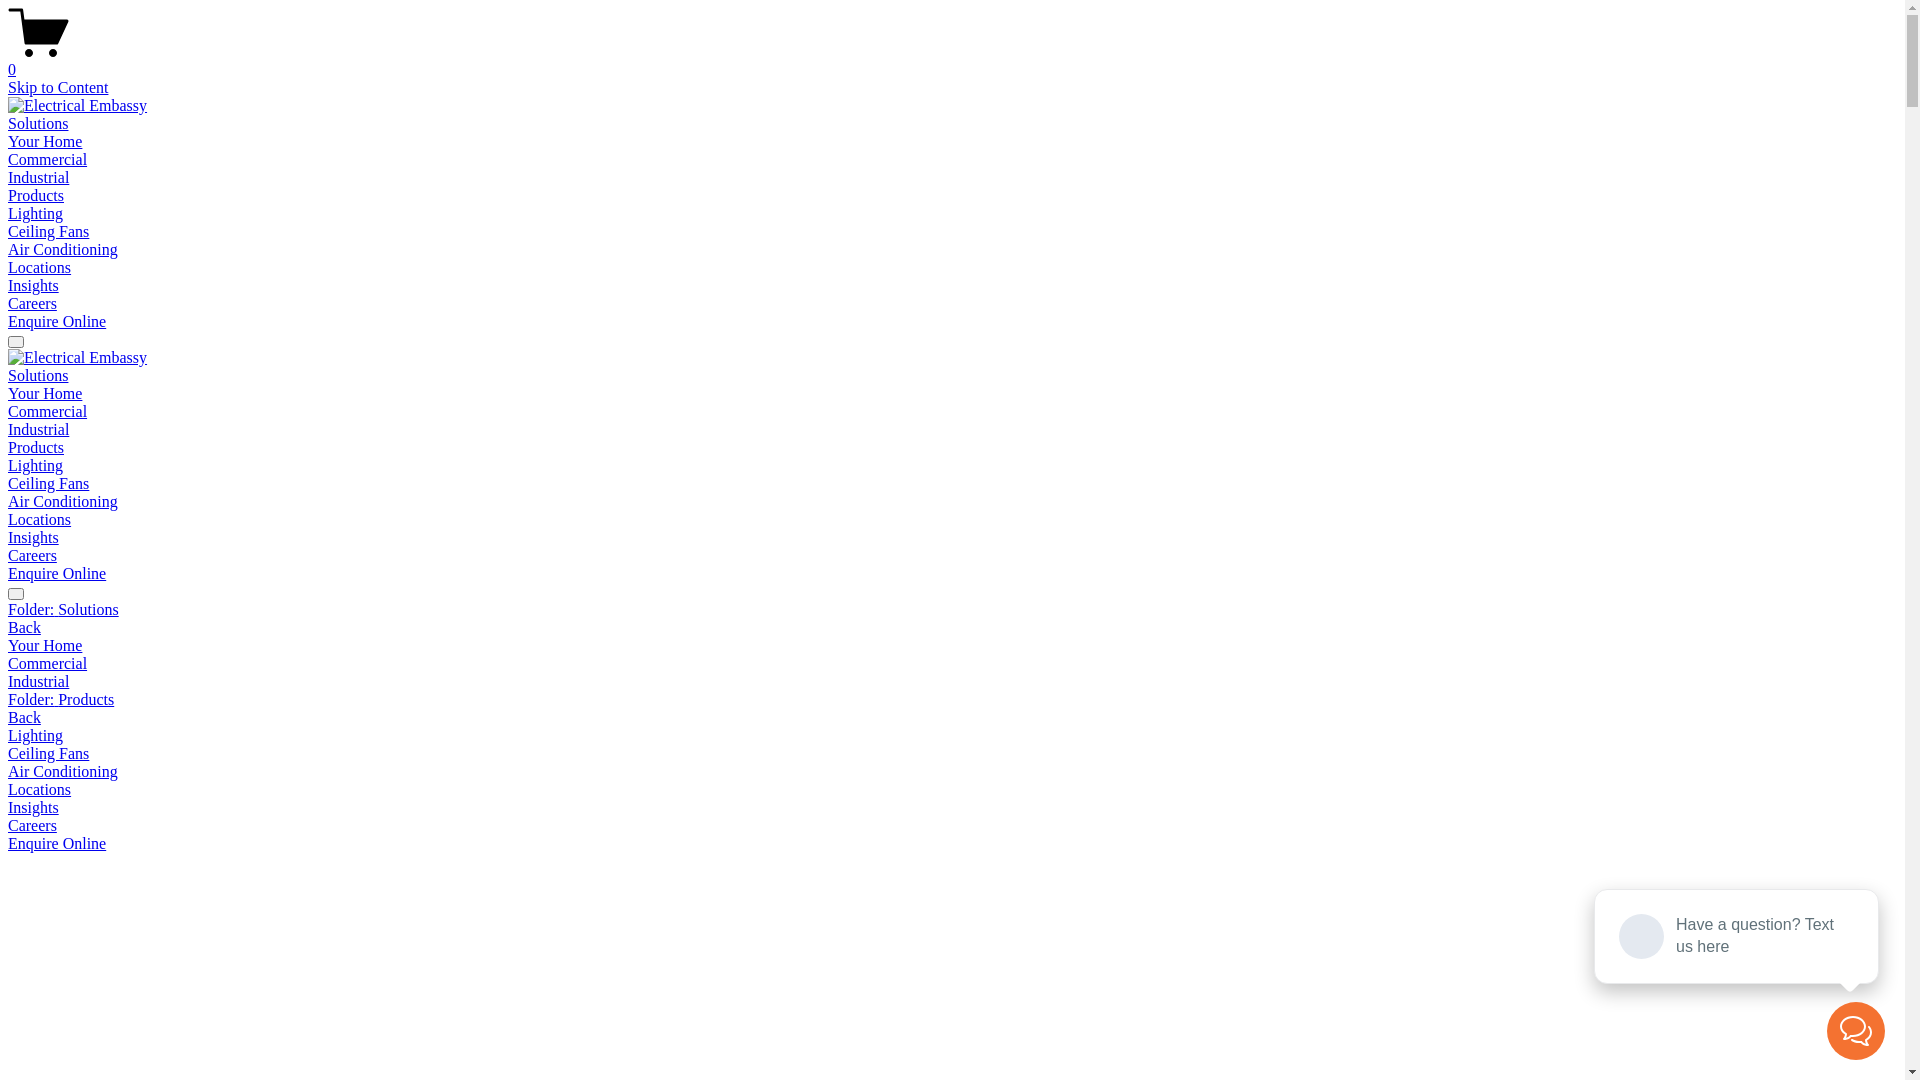 This screenshot has height=1080, width=1920. I want to click on 'Lighting', so click(8, 736).